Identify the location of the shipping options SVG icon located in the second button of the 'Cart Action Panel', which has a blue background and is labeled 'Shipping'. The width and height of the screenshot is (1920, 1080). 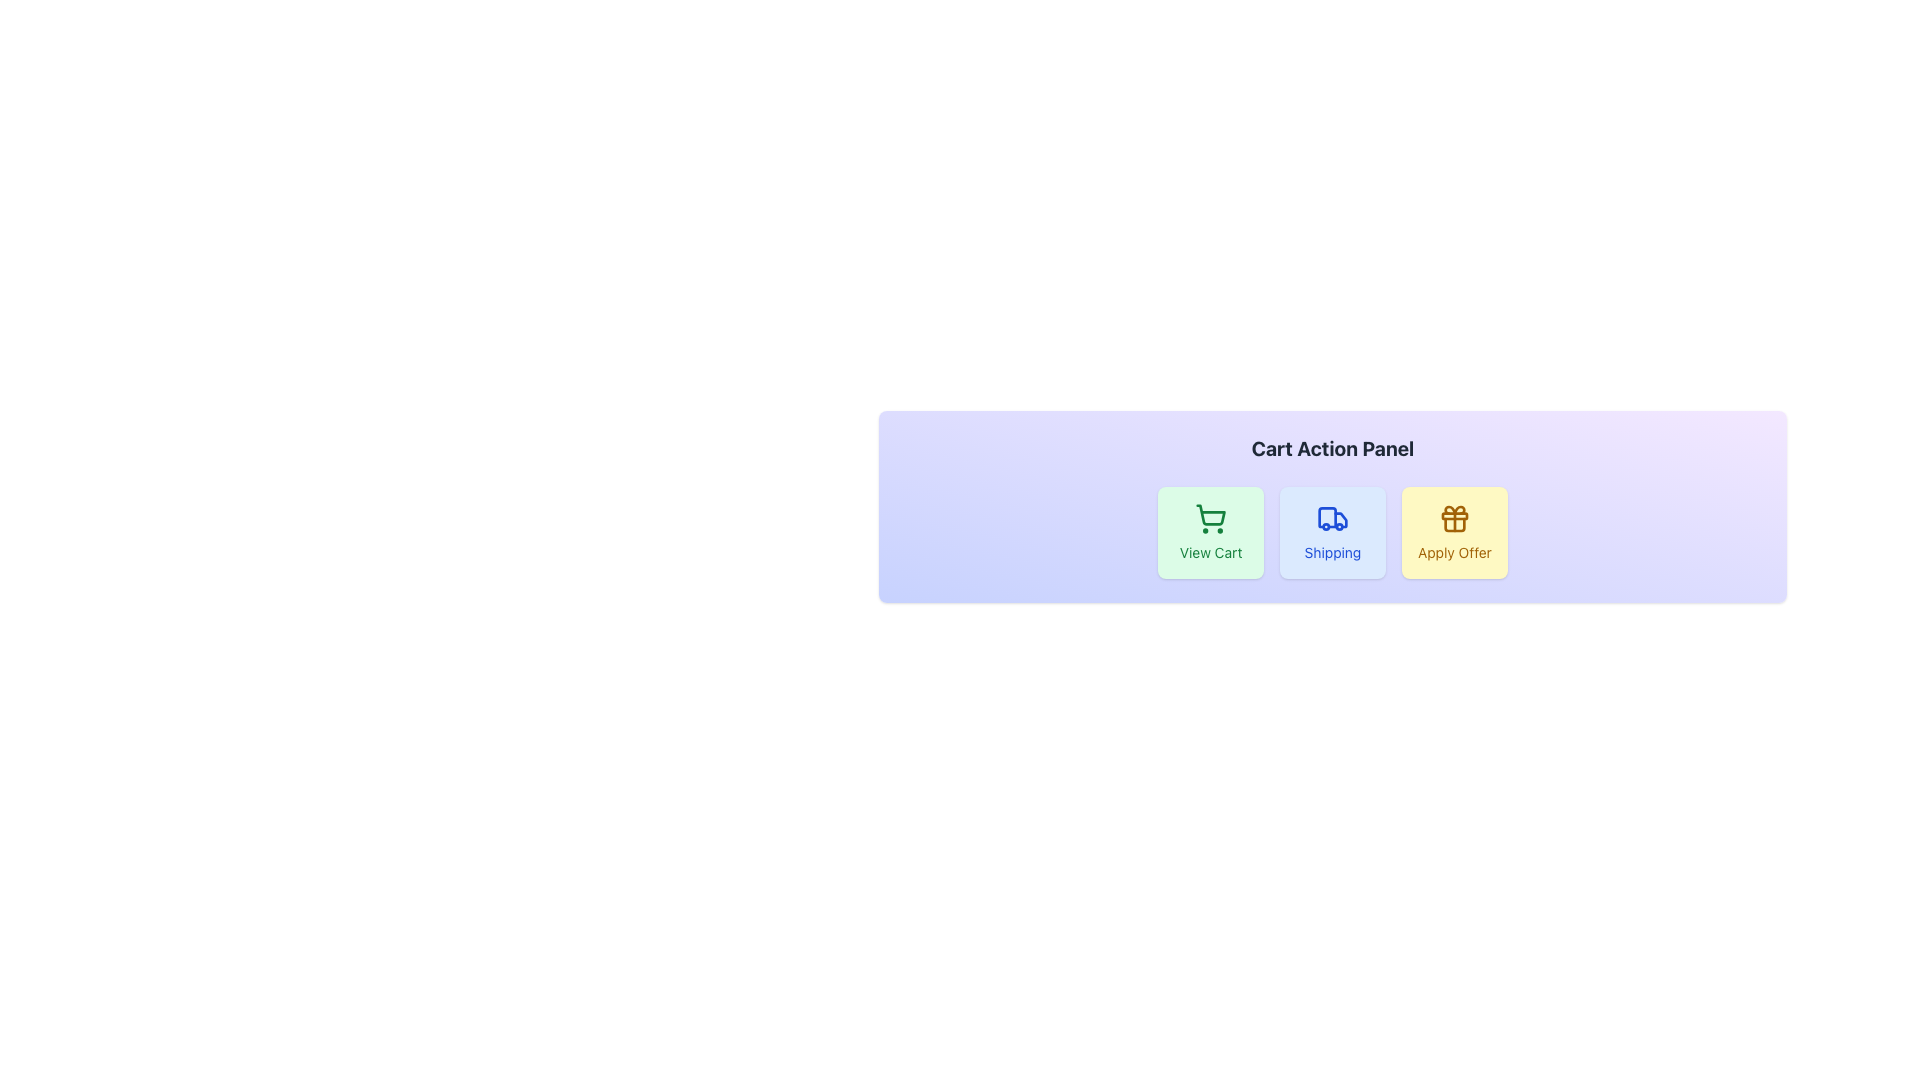
(1333, 518).